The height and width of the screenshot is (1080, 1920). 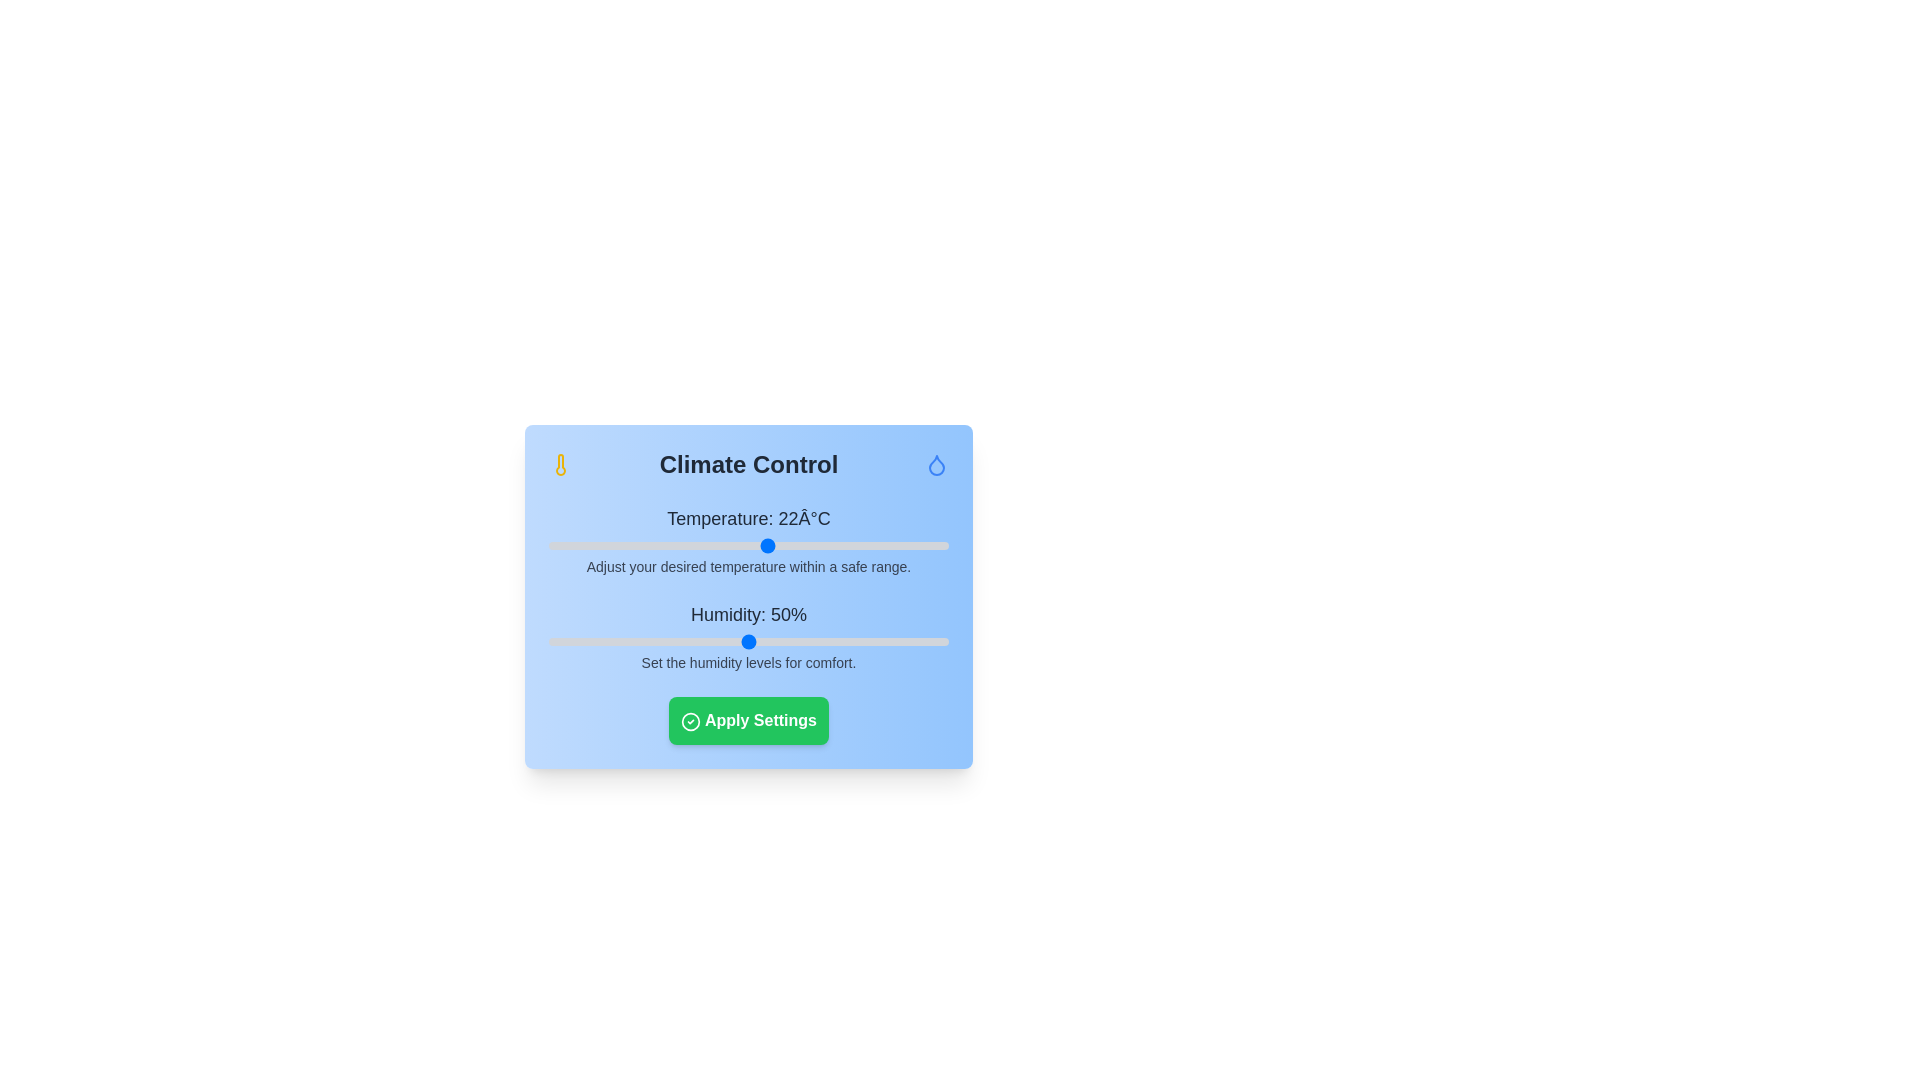 What do you see at coordinates (747, 636) in the screenshot?
I see `current value and description of the Slidable Range Input Control for adjusting humidity level, which is located under the 'Climate Control' header, specifically the second control section below the temperature adjustment section` at bounding box center [747, 636].